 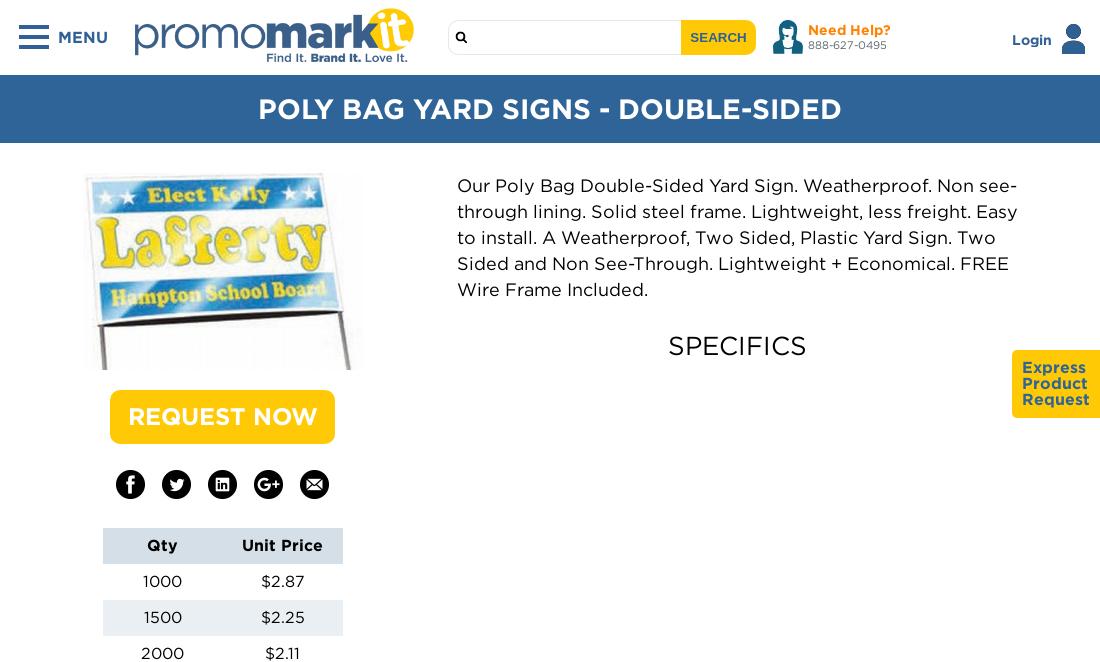 What do you see at coordinates (142, 616) in the screenshot?
I see `'1500'` at bounding box center [142, 616].